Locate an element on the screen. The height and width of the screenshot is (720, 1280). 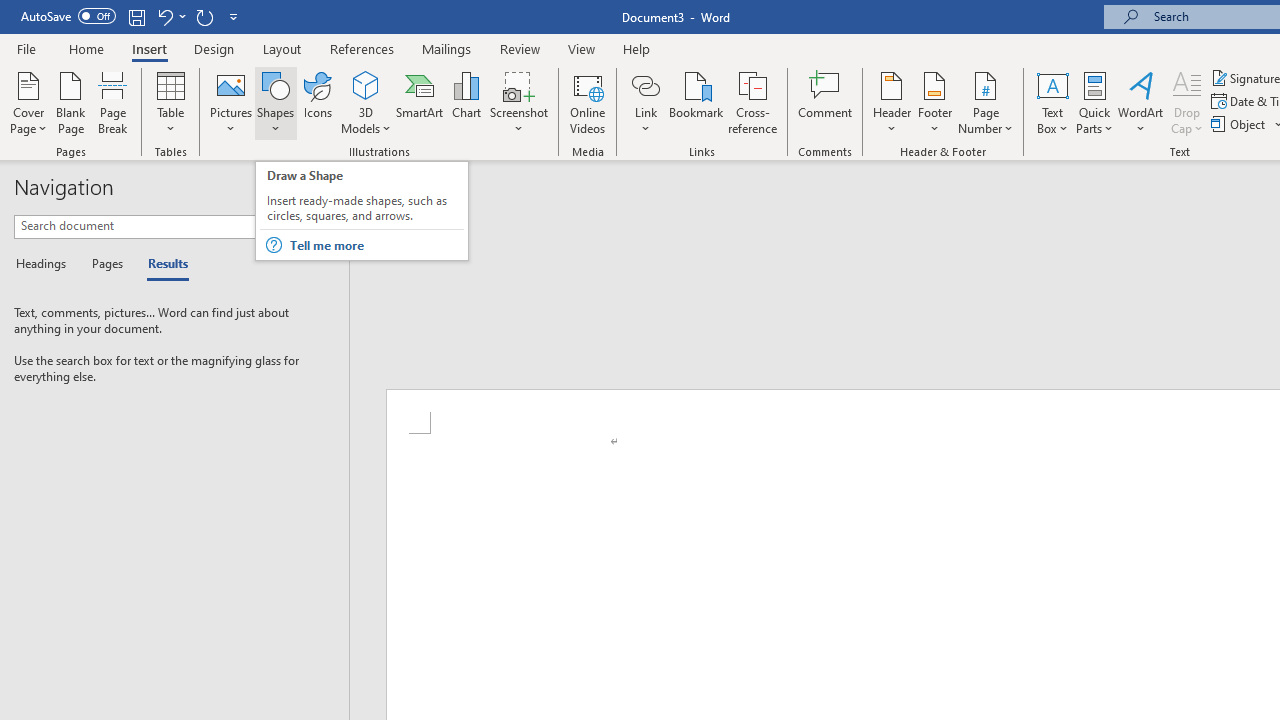
'Comment' is located at coordinates (825, 103).